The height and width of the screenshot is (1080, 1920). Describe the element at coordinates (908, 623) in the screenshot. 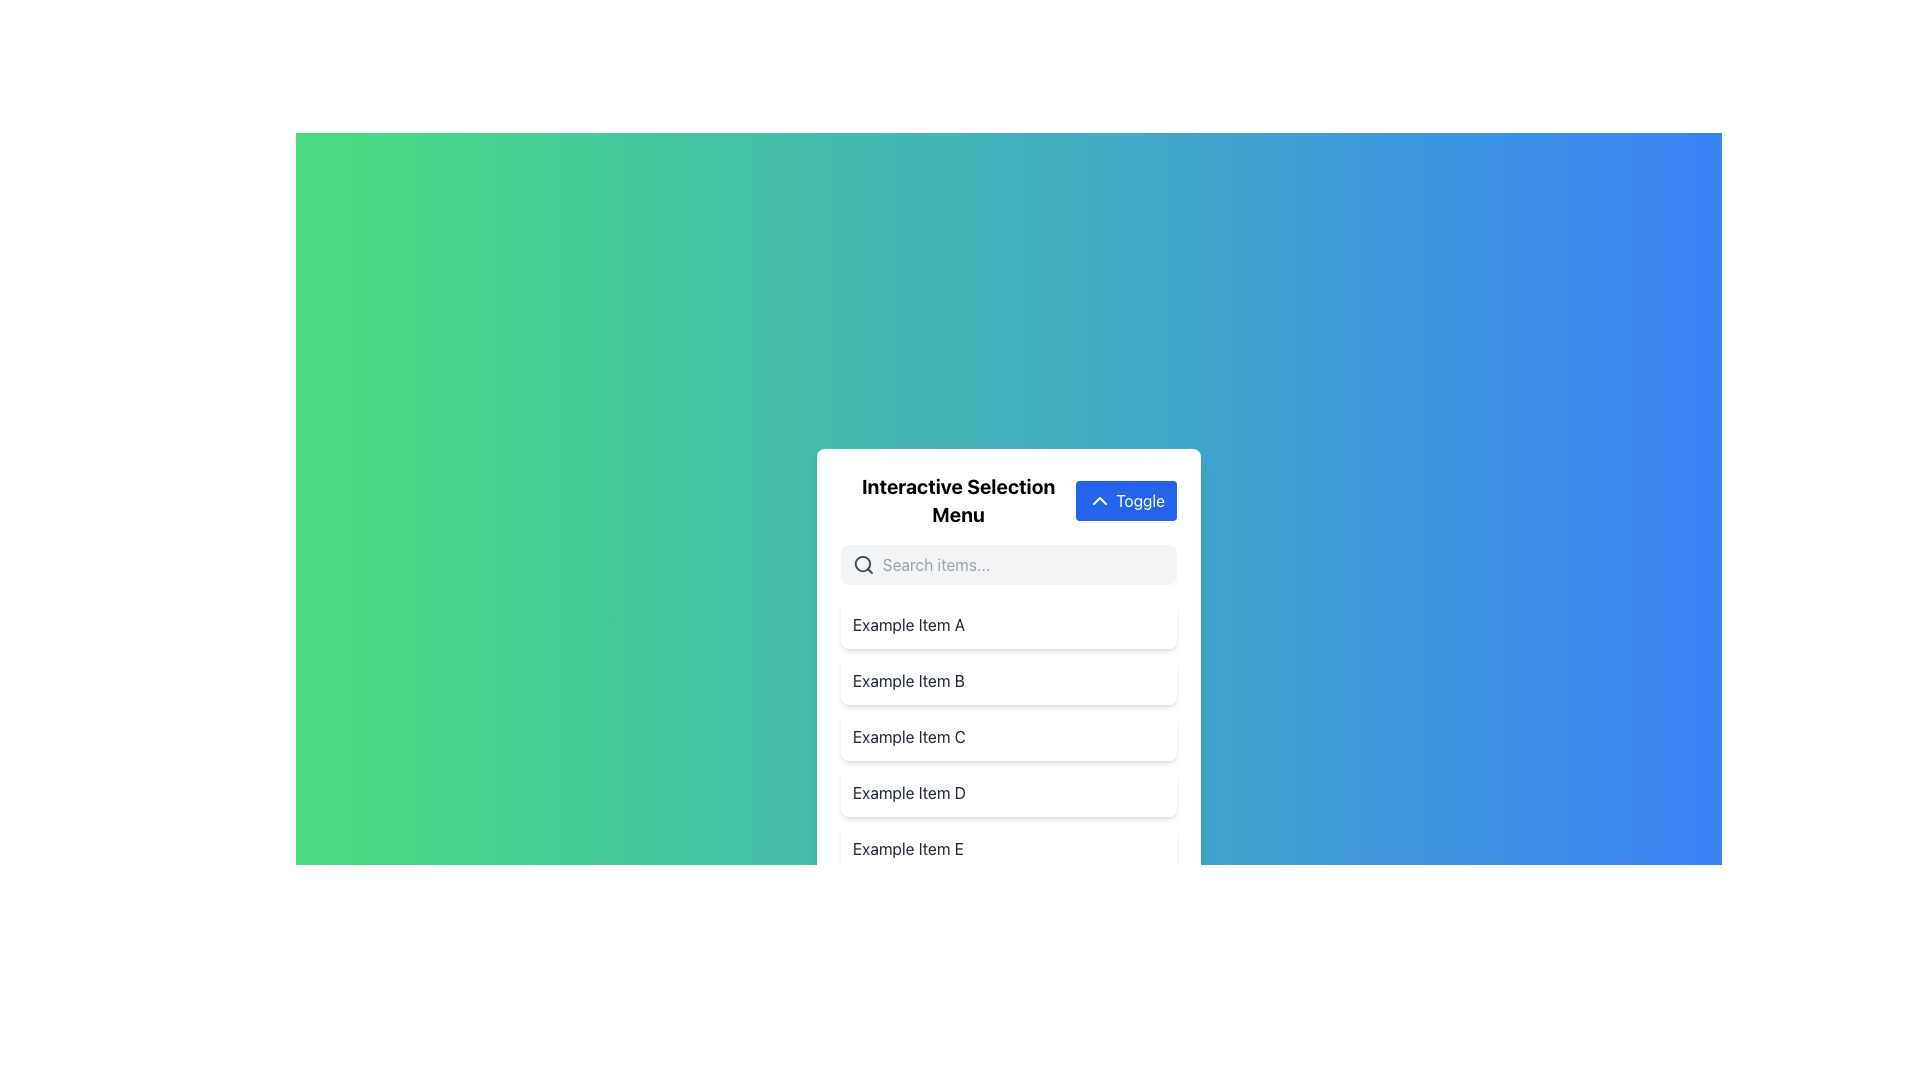

I see `text label 'Example Item A' which is styled in bold dark gray font and positioned within the first item of a vertically stacked list below the search bar` at that location.